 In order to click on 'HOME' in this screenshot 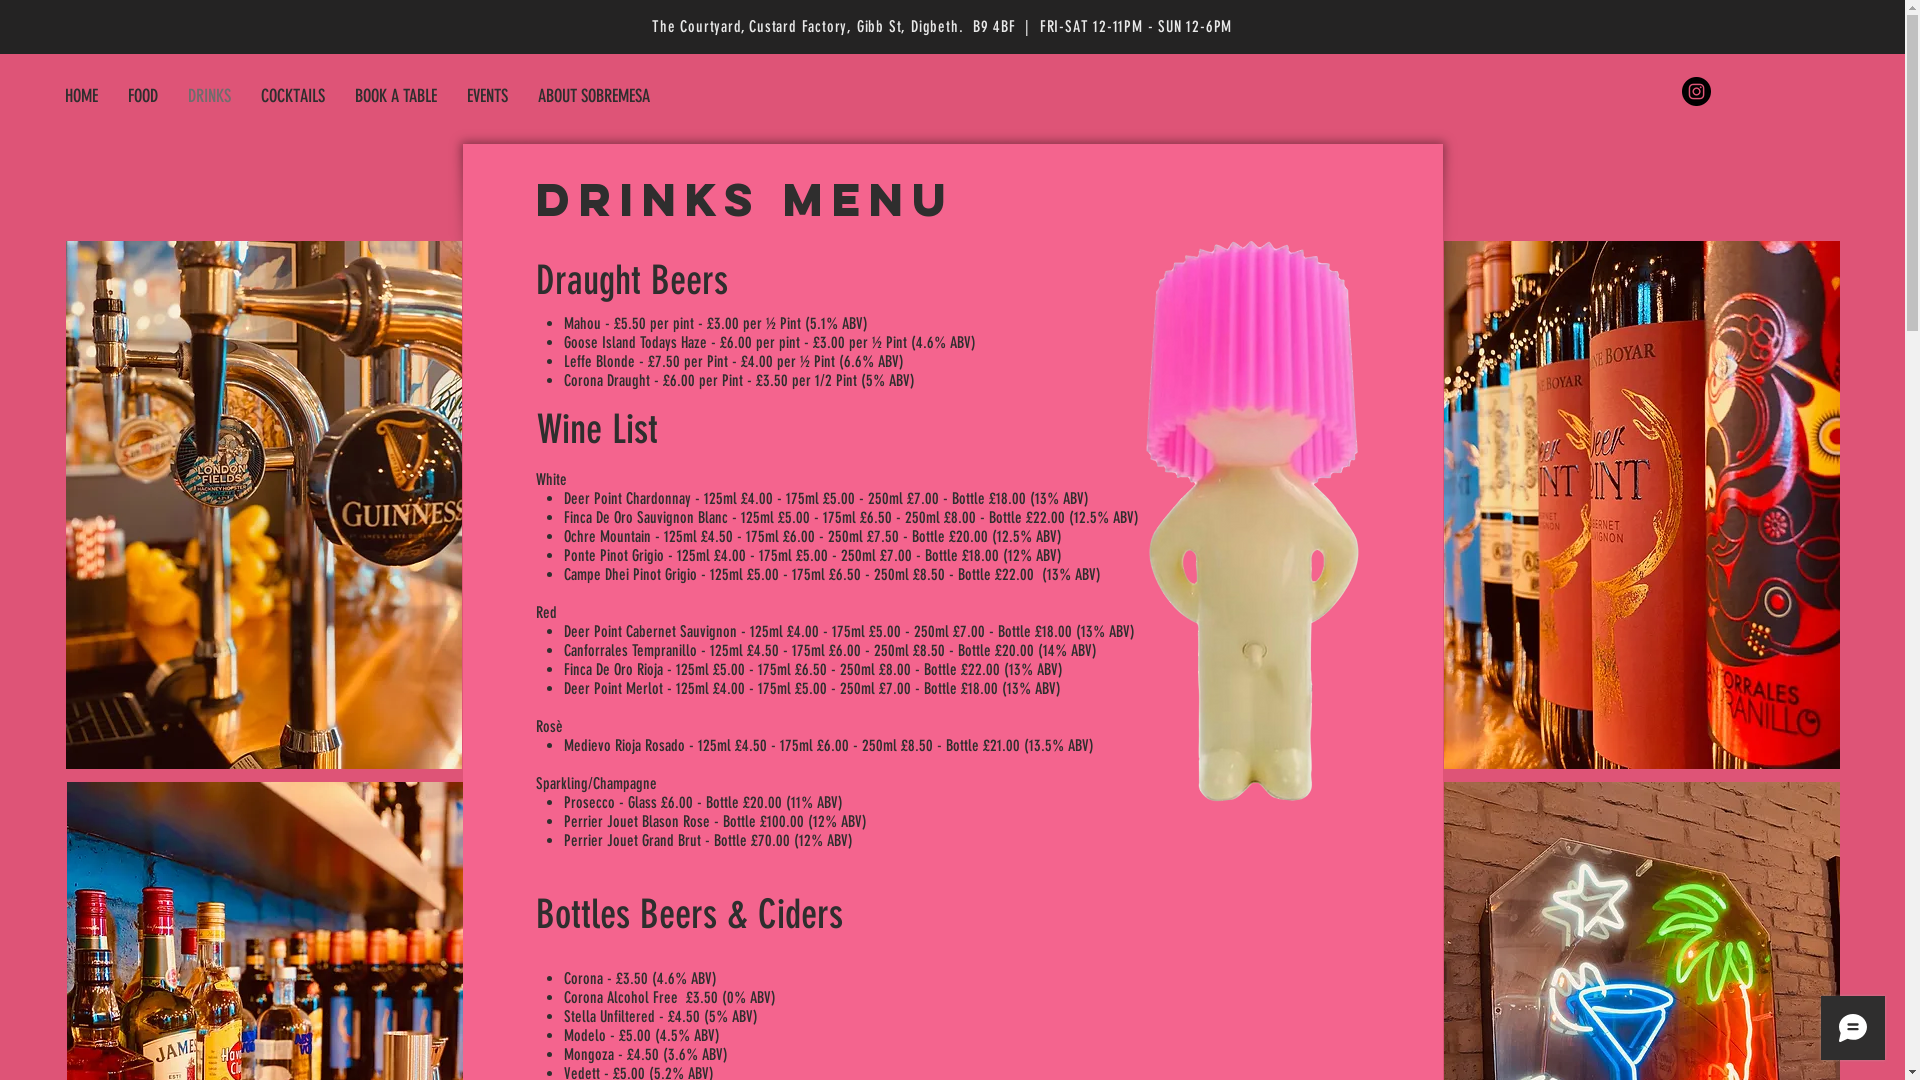, I will do `click(80, 96)`.